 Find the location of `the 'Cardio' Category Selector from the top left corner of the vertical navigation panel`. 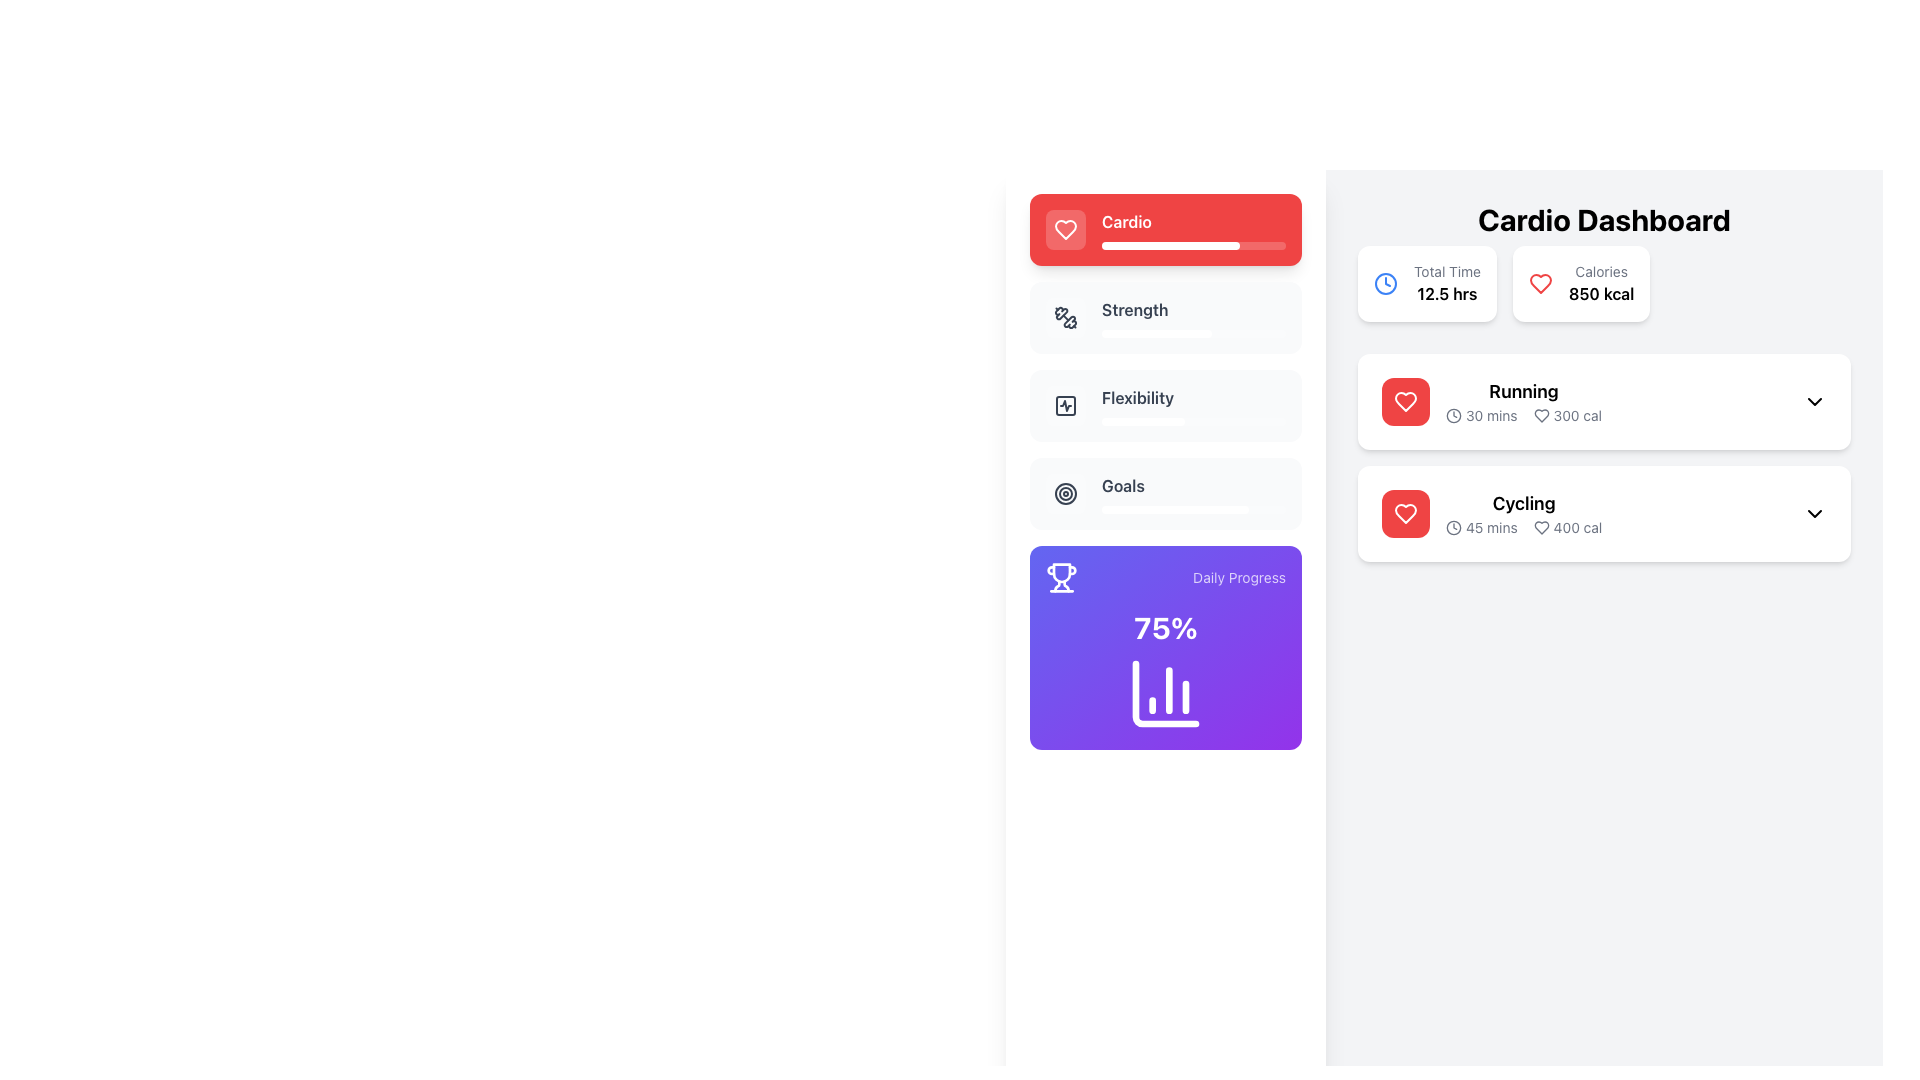

the 'Cardio' Category Selector from the top left corner of the vertical navigation panel is located at coordinates (1166, 229).